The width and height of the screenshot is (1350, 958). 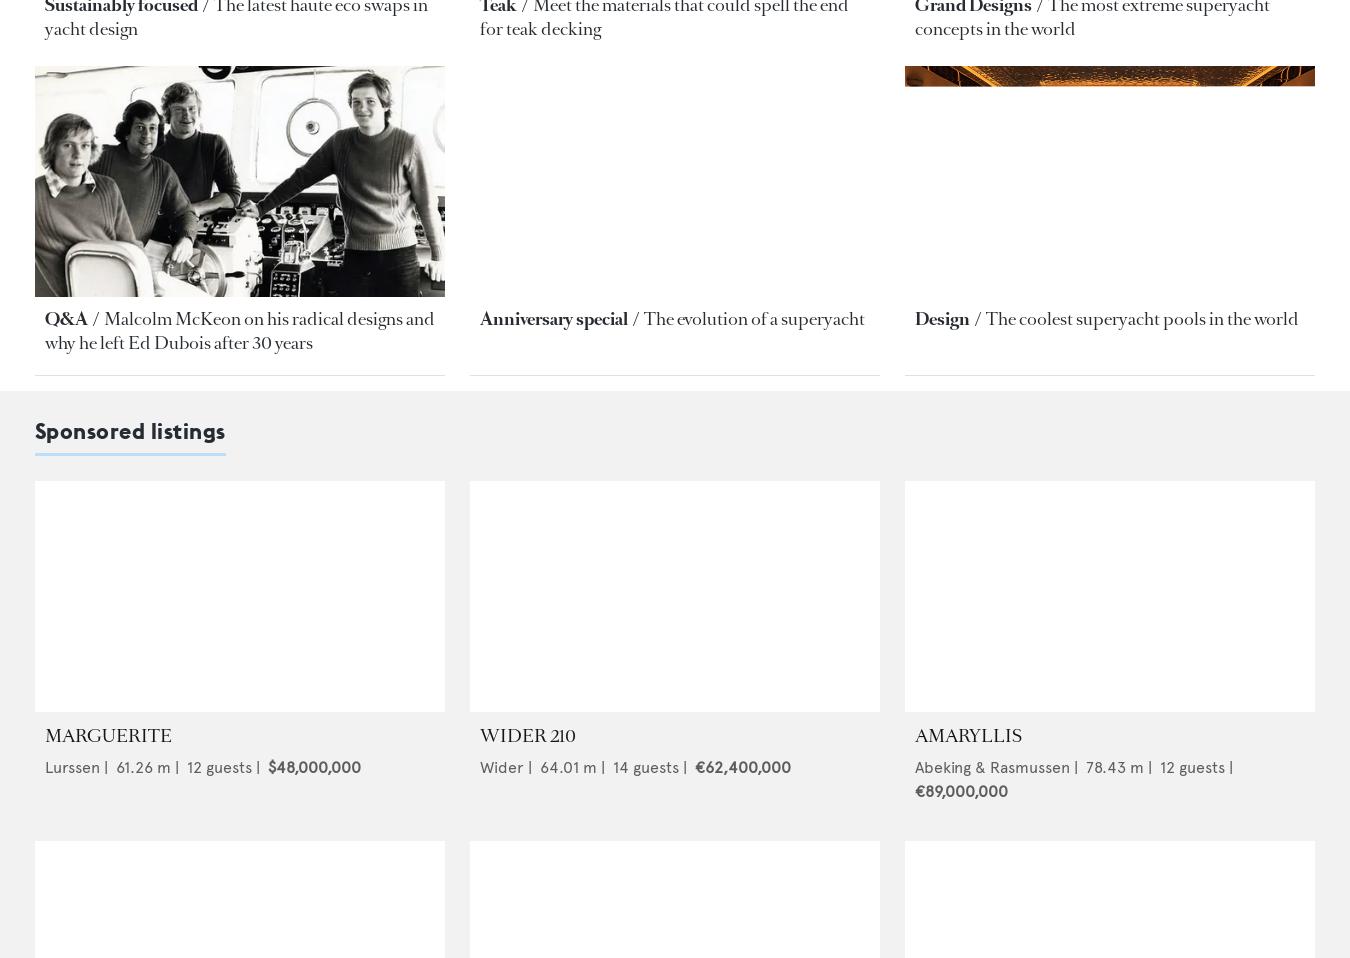 I want to click on 'Wider', so click(x=501, y=766).